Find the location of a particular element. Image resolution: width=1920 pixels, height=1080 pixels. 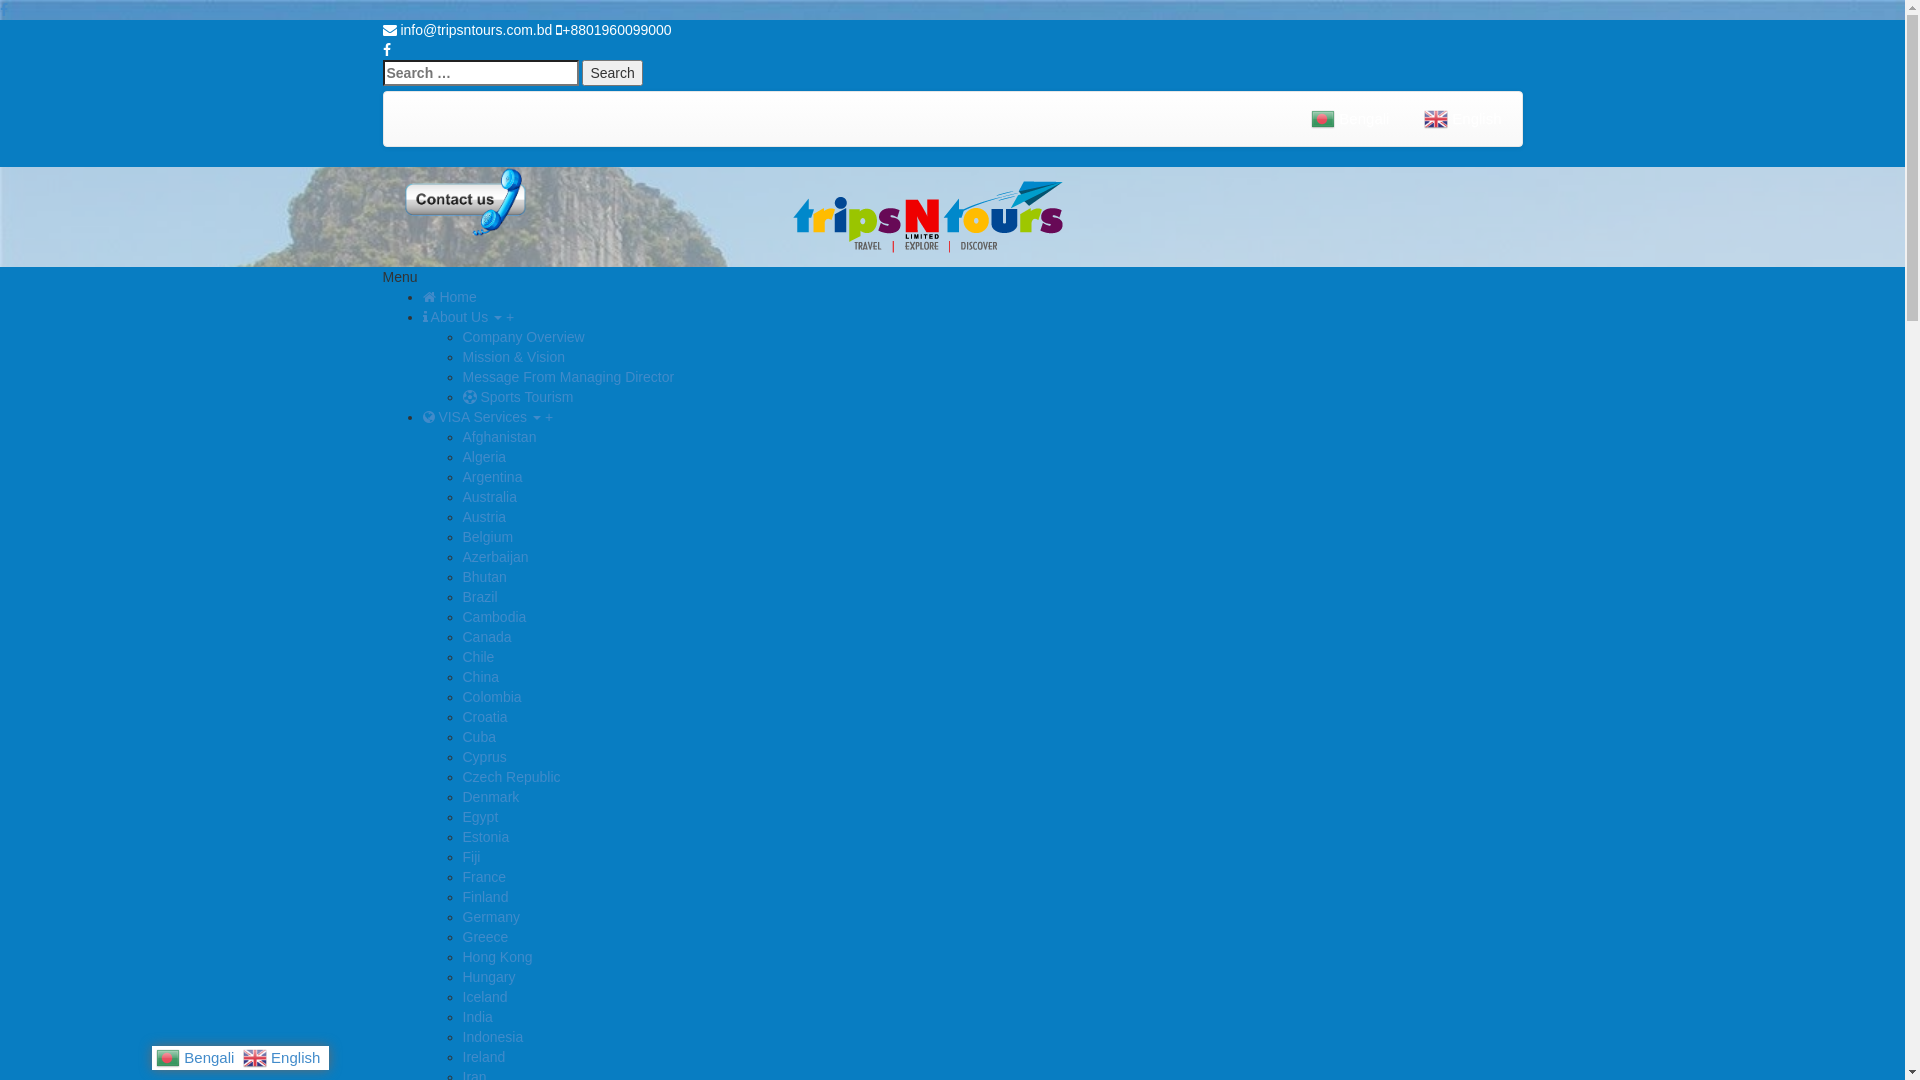

'+8801960099000' is located at coordinates (612, 30).